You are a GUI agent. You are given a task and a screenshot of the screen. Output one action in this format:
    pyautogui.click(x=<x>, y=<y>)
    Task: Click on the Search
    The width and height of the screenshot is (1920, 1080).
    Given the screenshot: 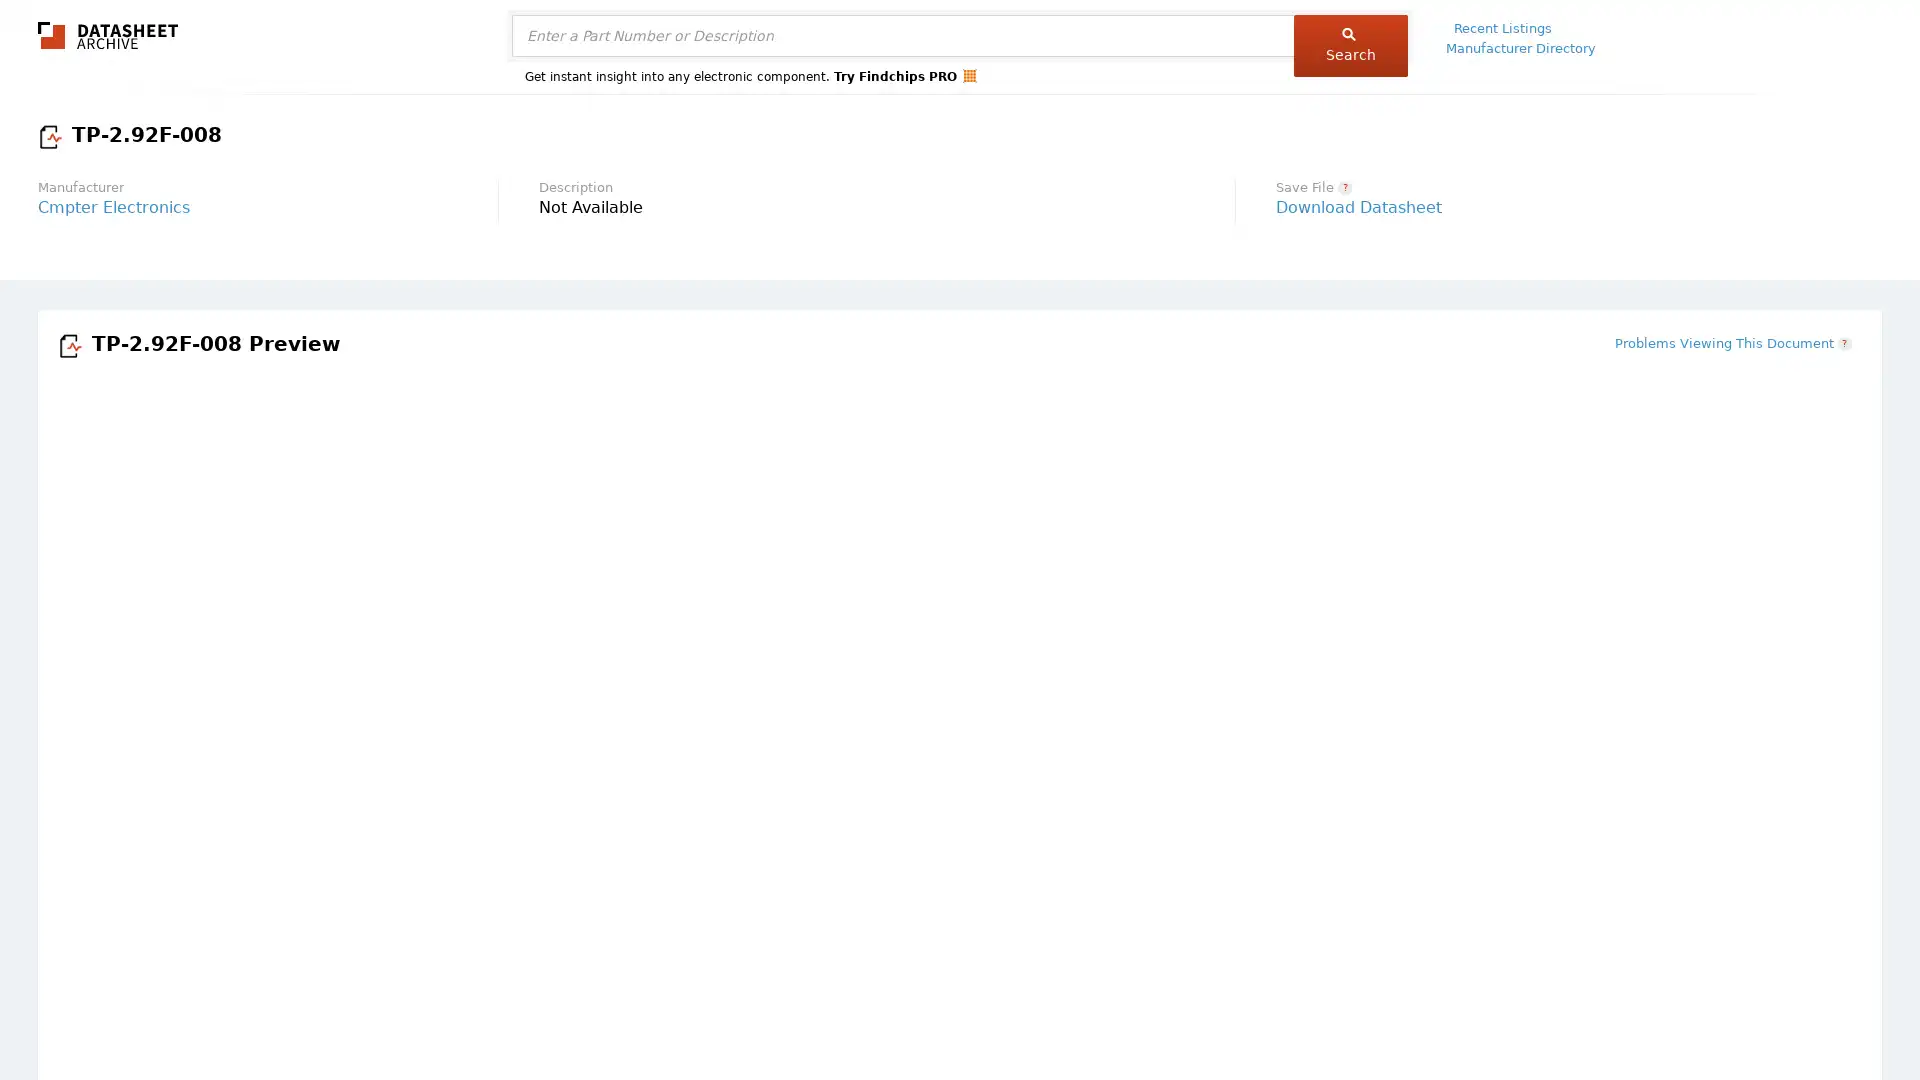 What is the action you would take?
    pyautogui.click(x=1349, y=45)
    